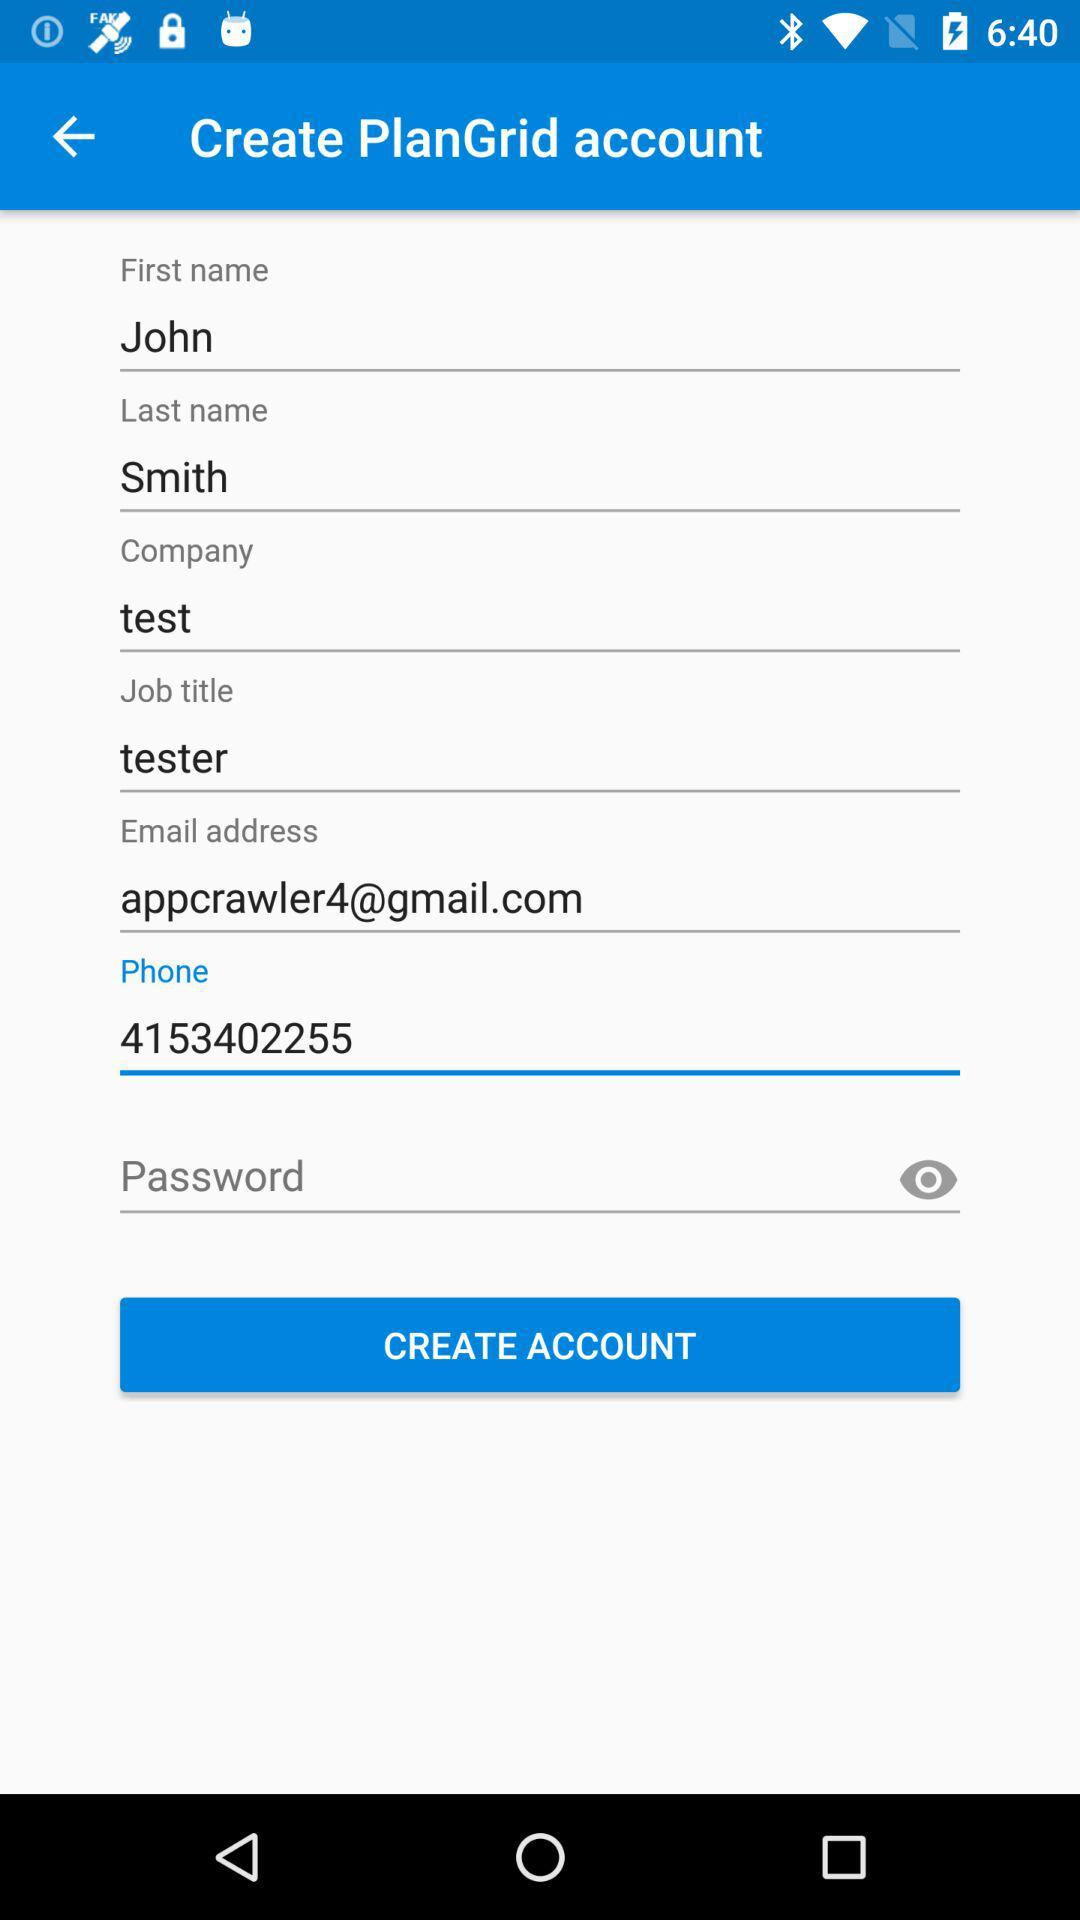 This screenshot has width=1080, height=1920. I want to click on test item, so click(540, 615).